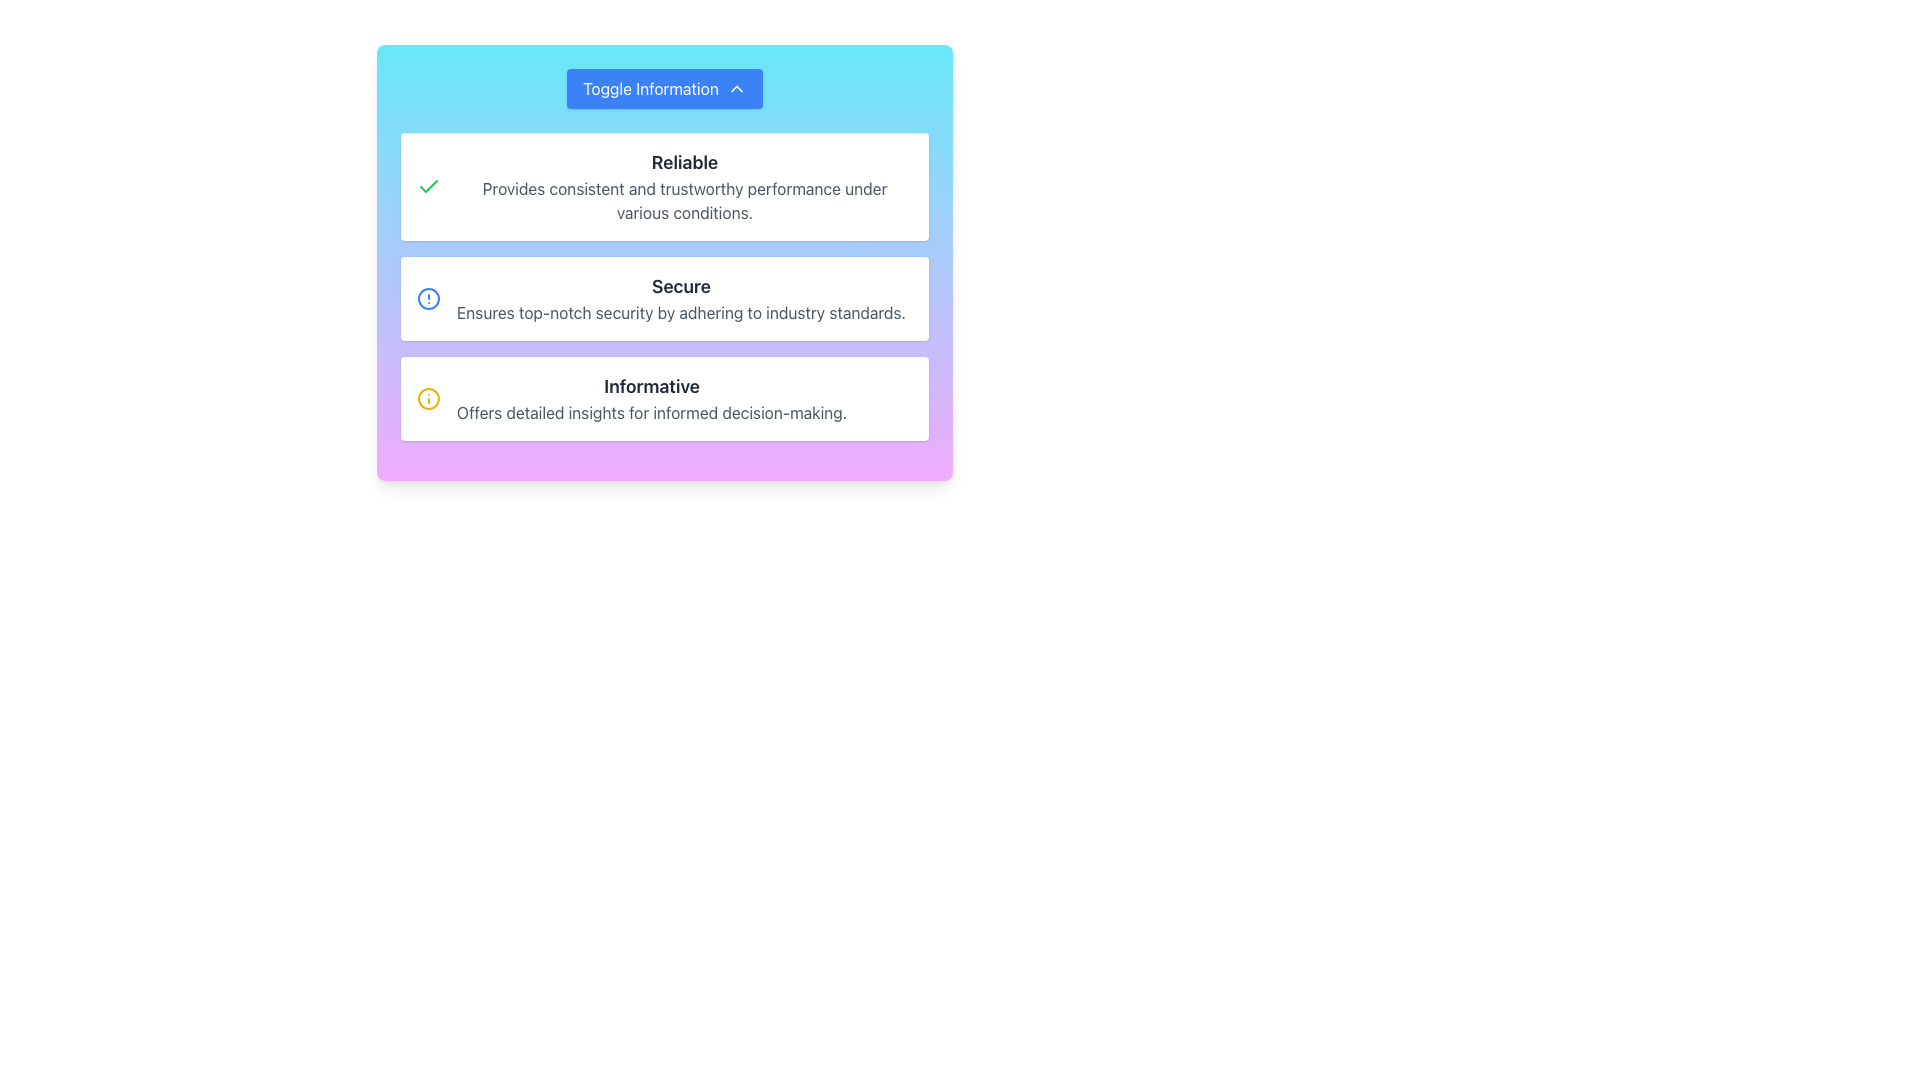 Image resolution: width=1920 pixels, height=1080 pixels. Describe the element at coordinates (685, 161) in the screenshot. I see `text label or header located at the center of the first card in the vertical list, which indicates the theme or topic of the associated description` at that location.